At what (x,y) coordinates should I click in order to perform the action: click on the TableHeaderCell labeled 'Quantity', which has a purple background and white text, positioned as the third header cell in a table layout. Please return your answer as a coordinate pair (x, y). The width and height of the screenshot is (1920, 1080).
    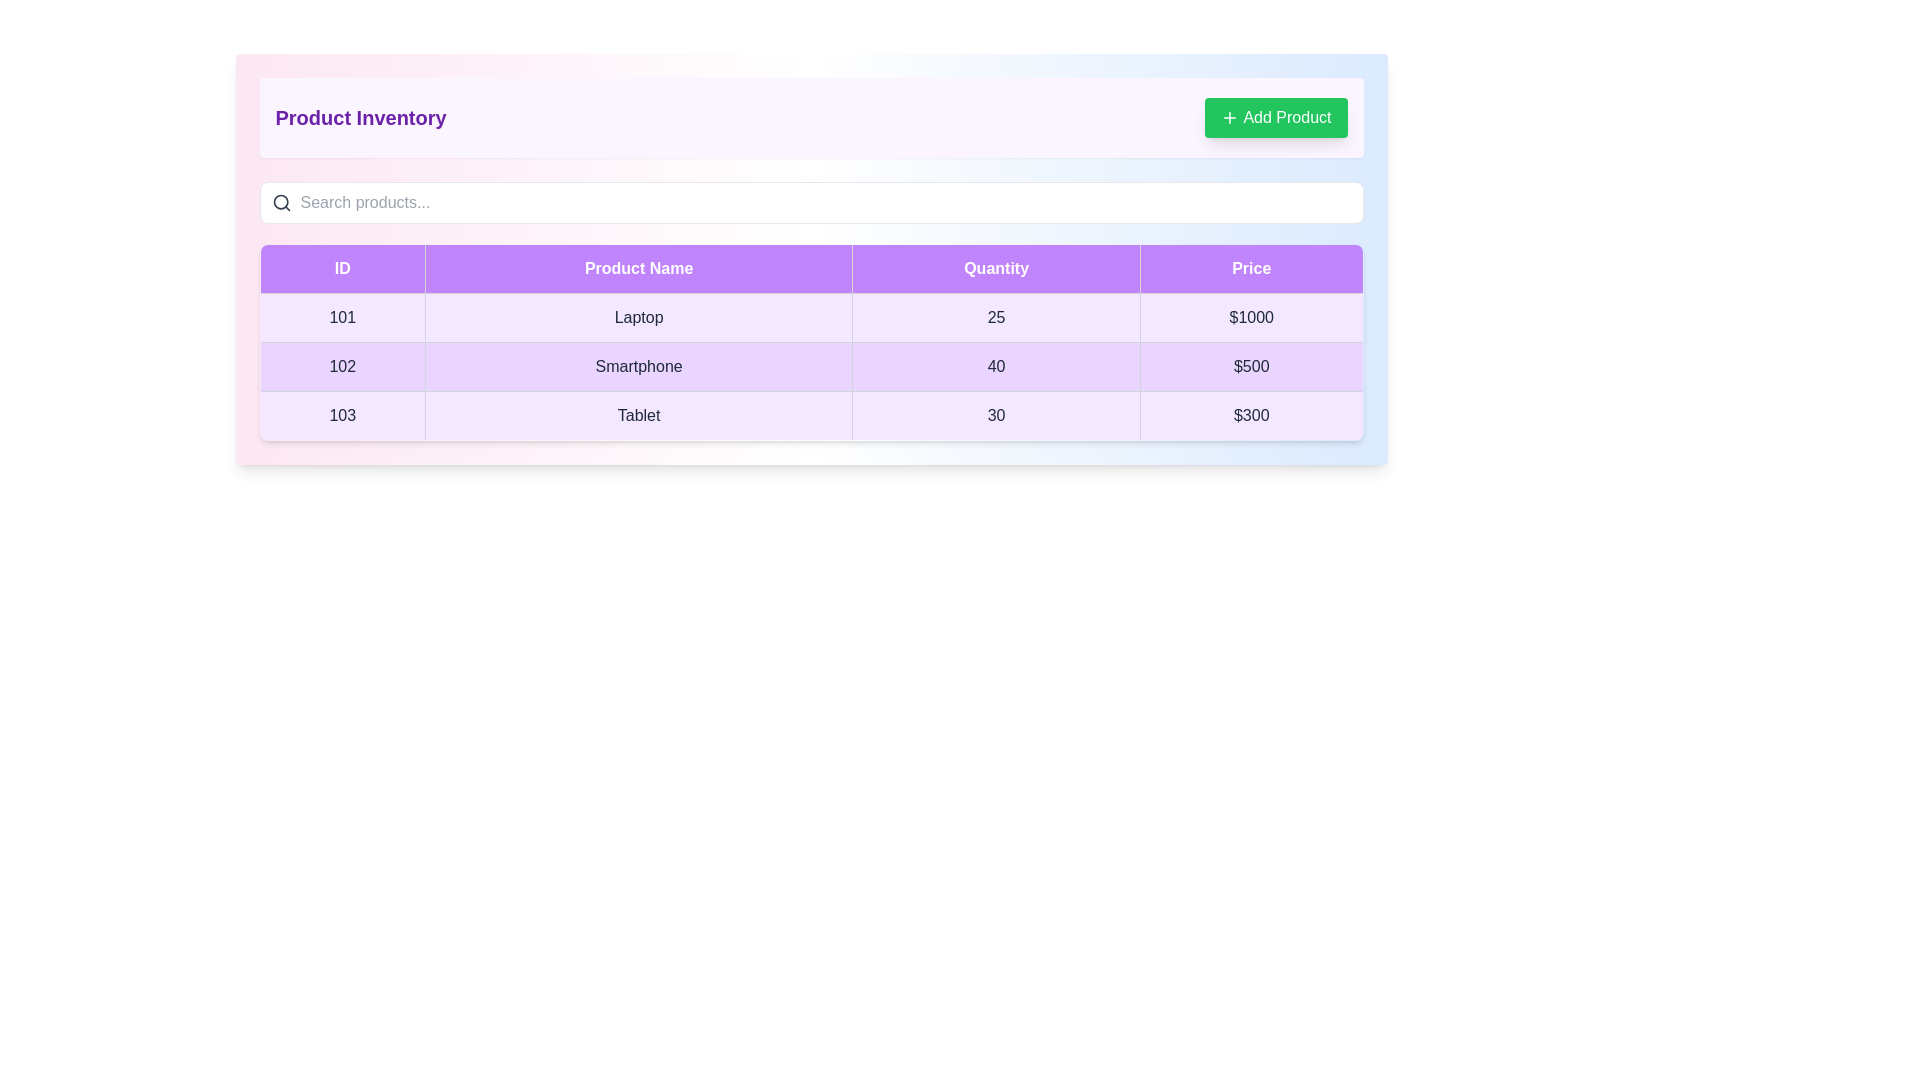
    Looking at the image, I should click on (996, 268).